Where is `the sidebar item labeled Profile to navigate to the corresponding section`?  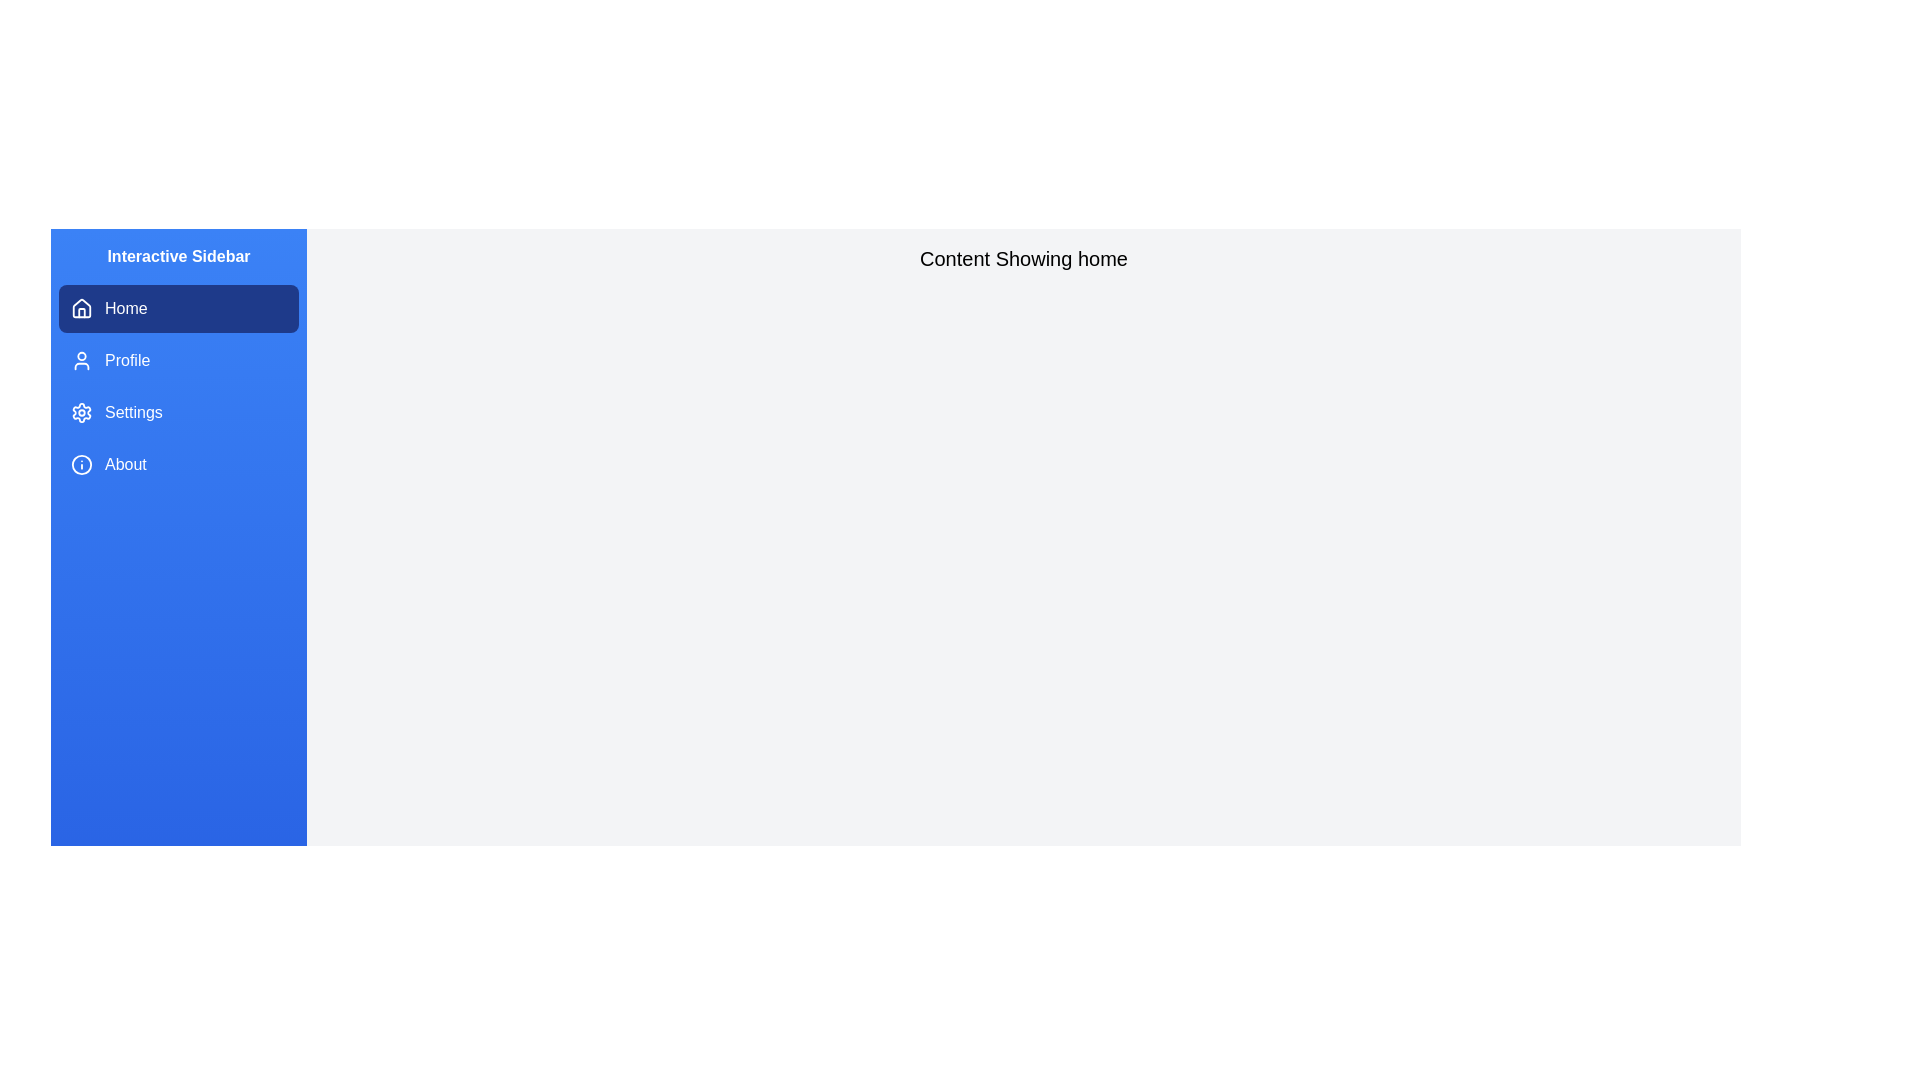 the sidebar item labeled Profile to navigate to the corresponding section is located at coordinates (178, 361).